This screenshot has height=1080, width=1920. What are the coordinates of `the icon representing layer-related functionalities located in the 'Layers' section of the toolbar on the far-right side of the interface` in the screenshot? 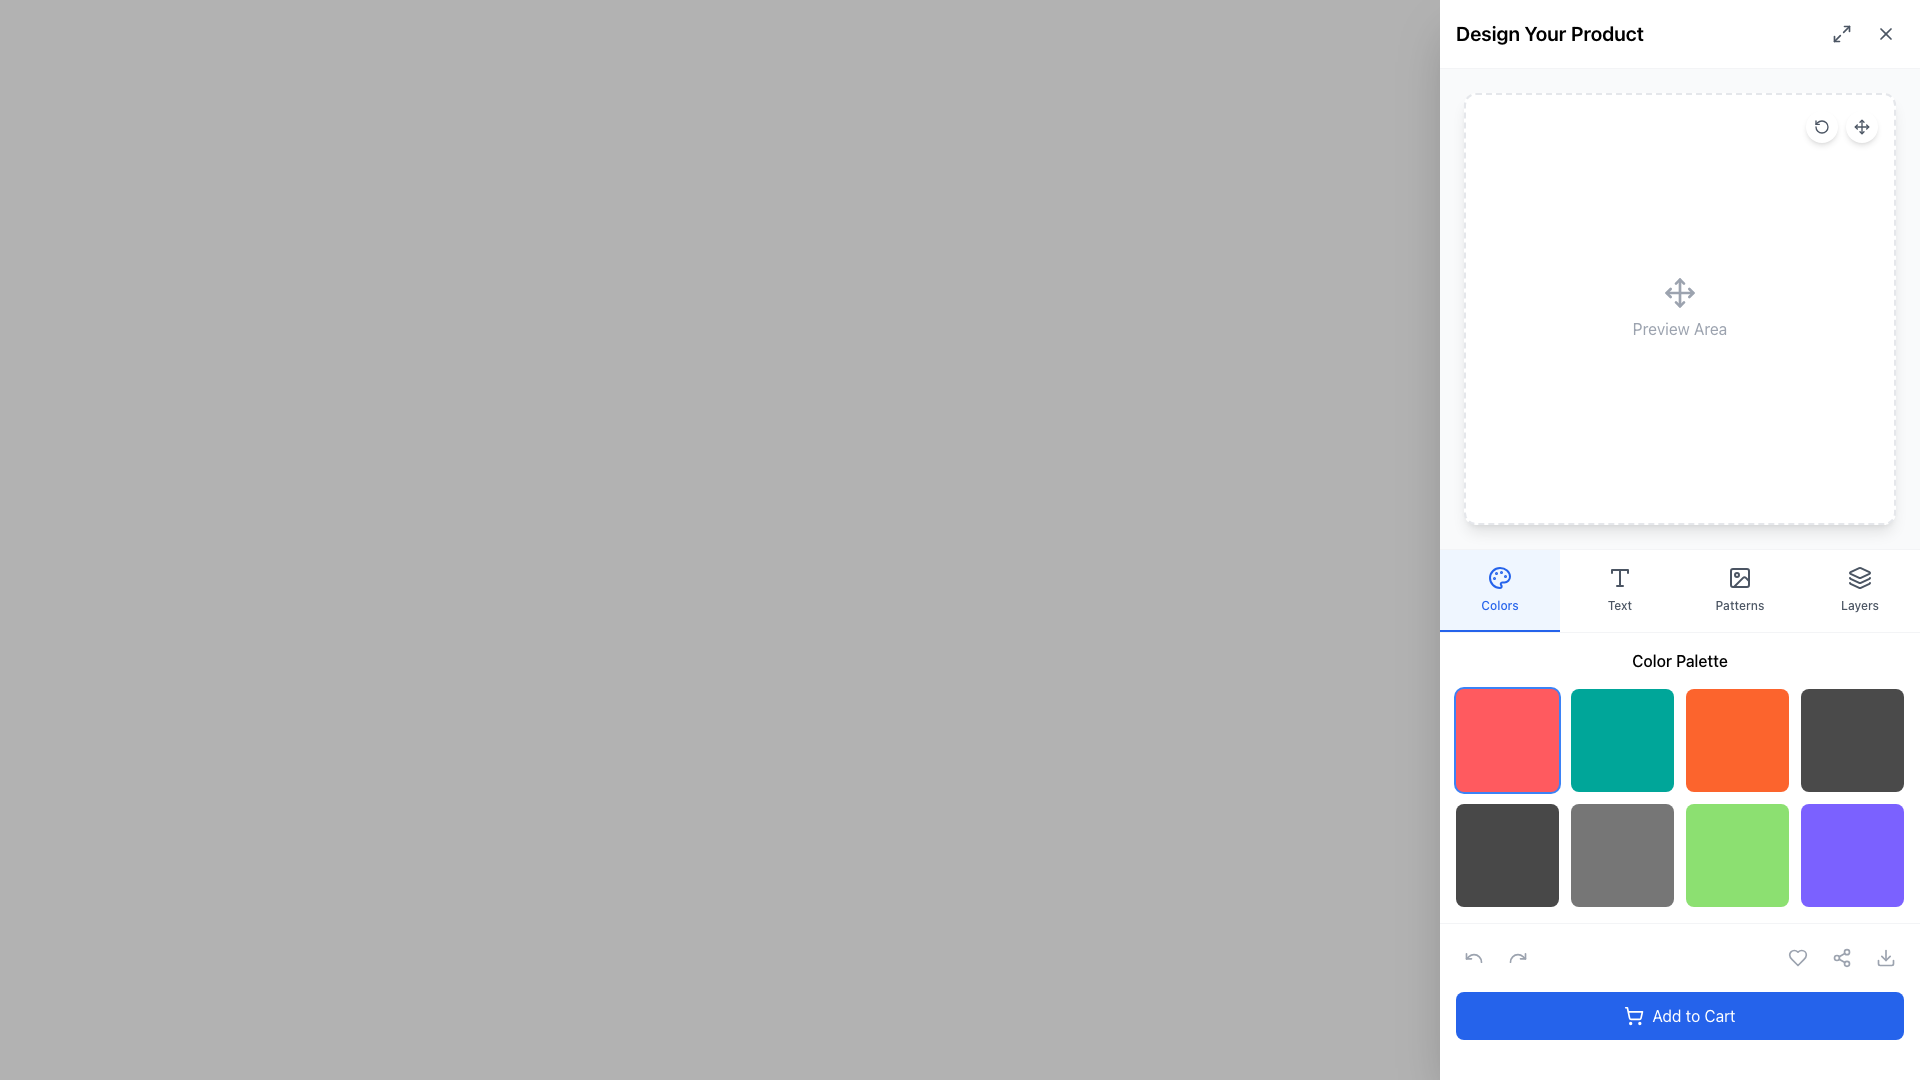 It's located at (1859, 578).